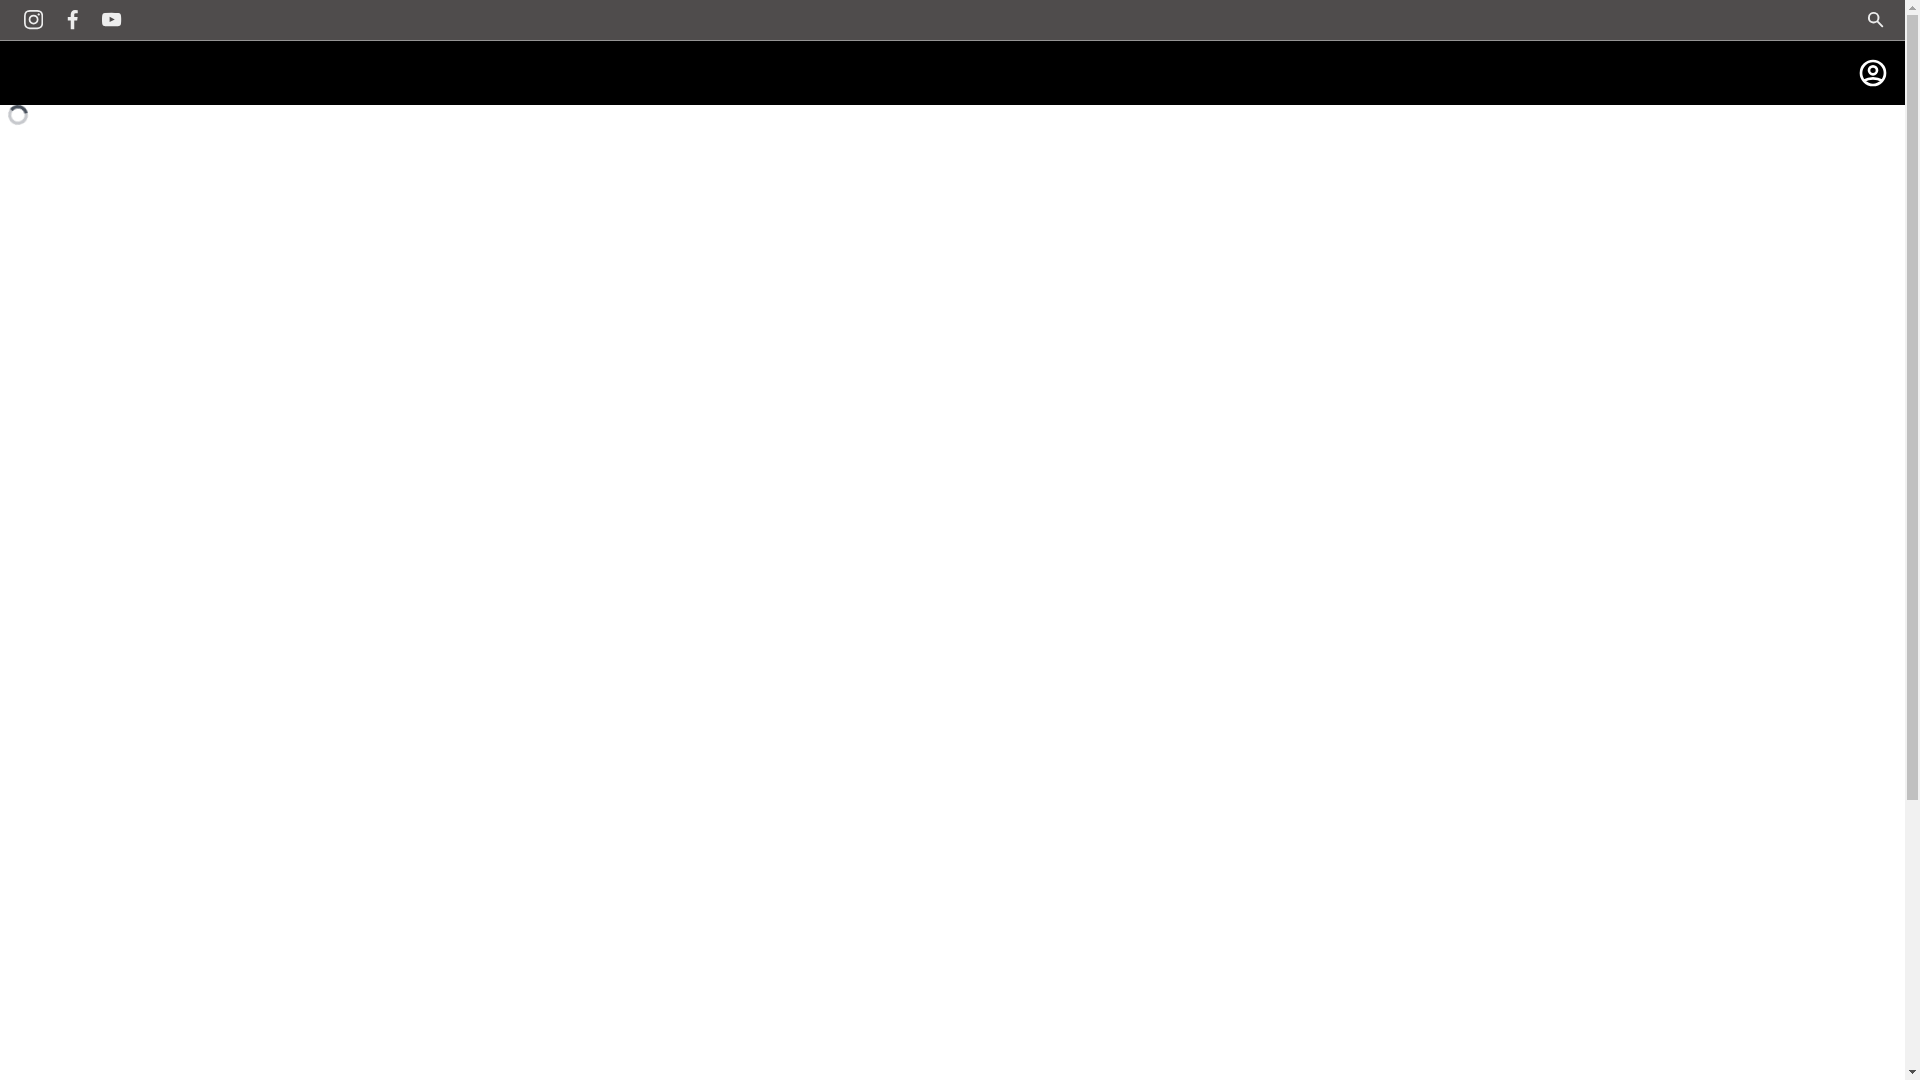 This screenshot has height=1080, width=1920. I want to click on 'Log In', so click(1871, 72).